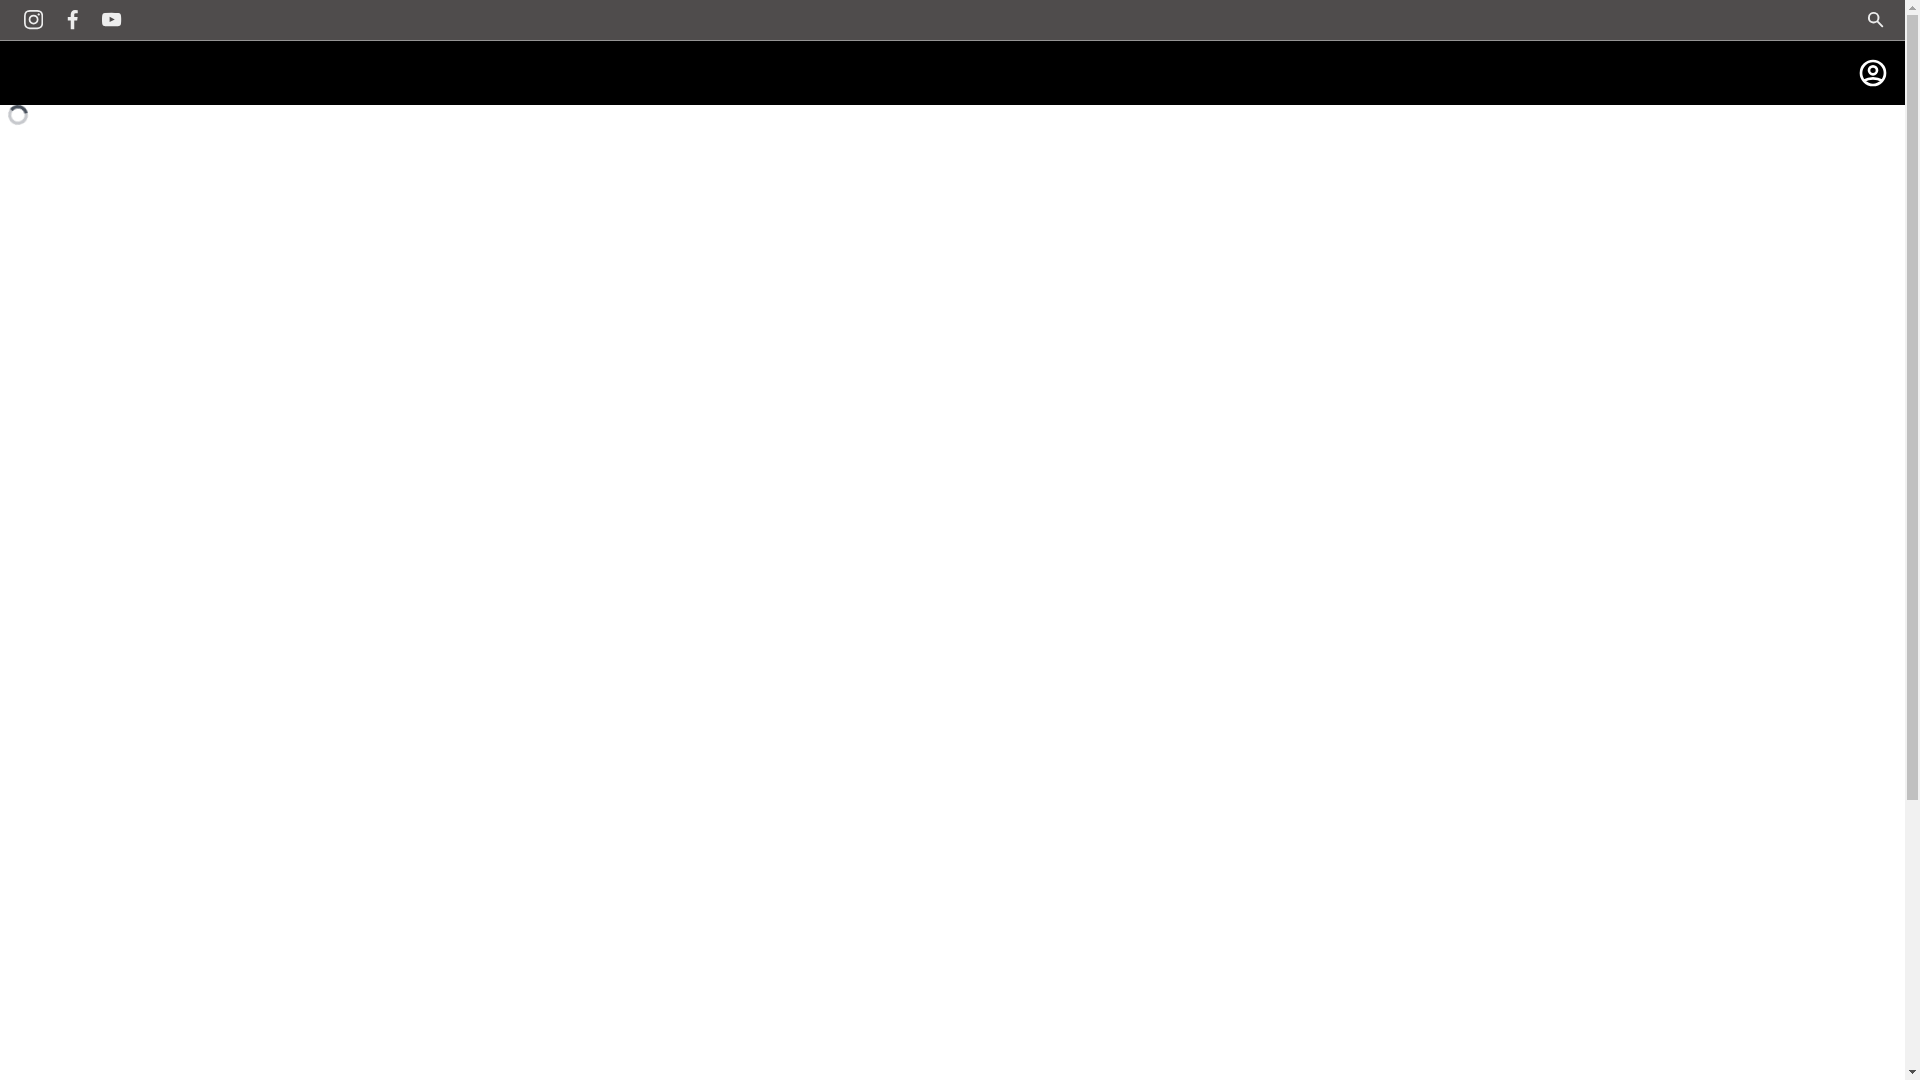 This screenshot has height=1080, width=1920. I want to click on 'Log In', so click(1871, 72).